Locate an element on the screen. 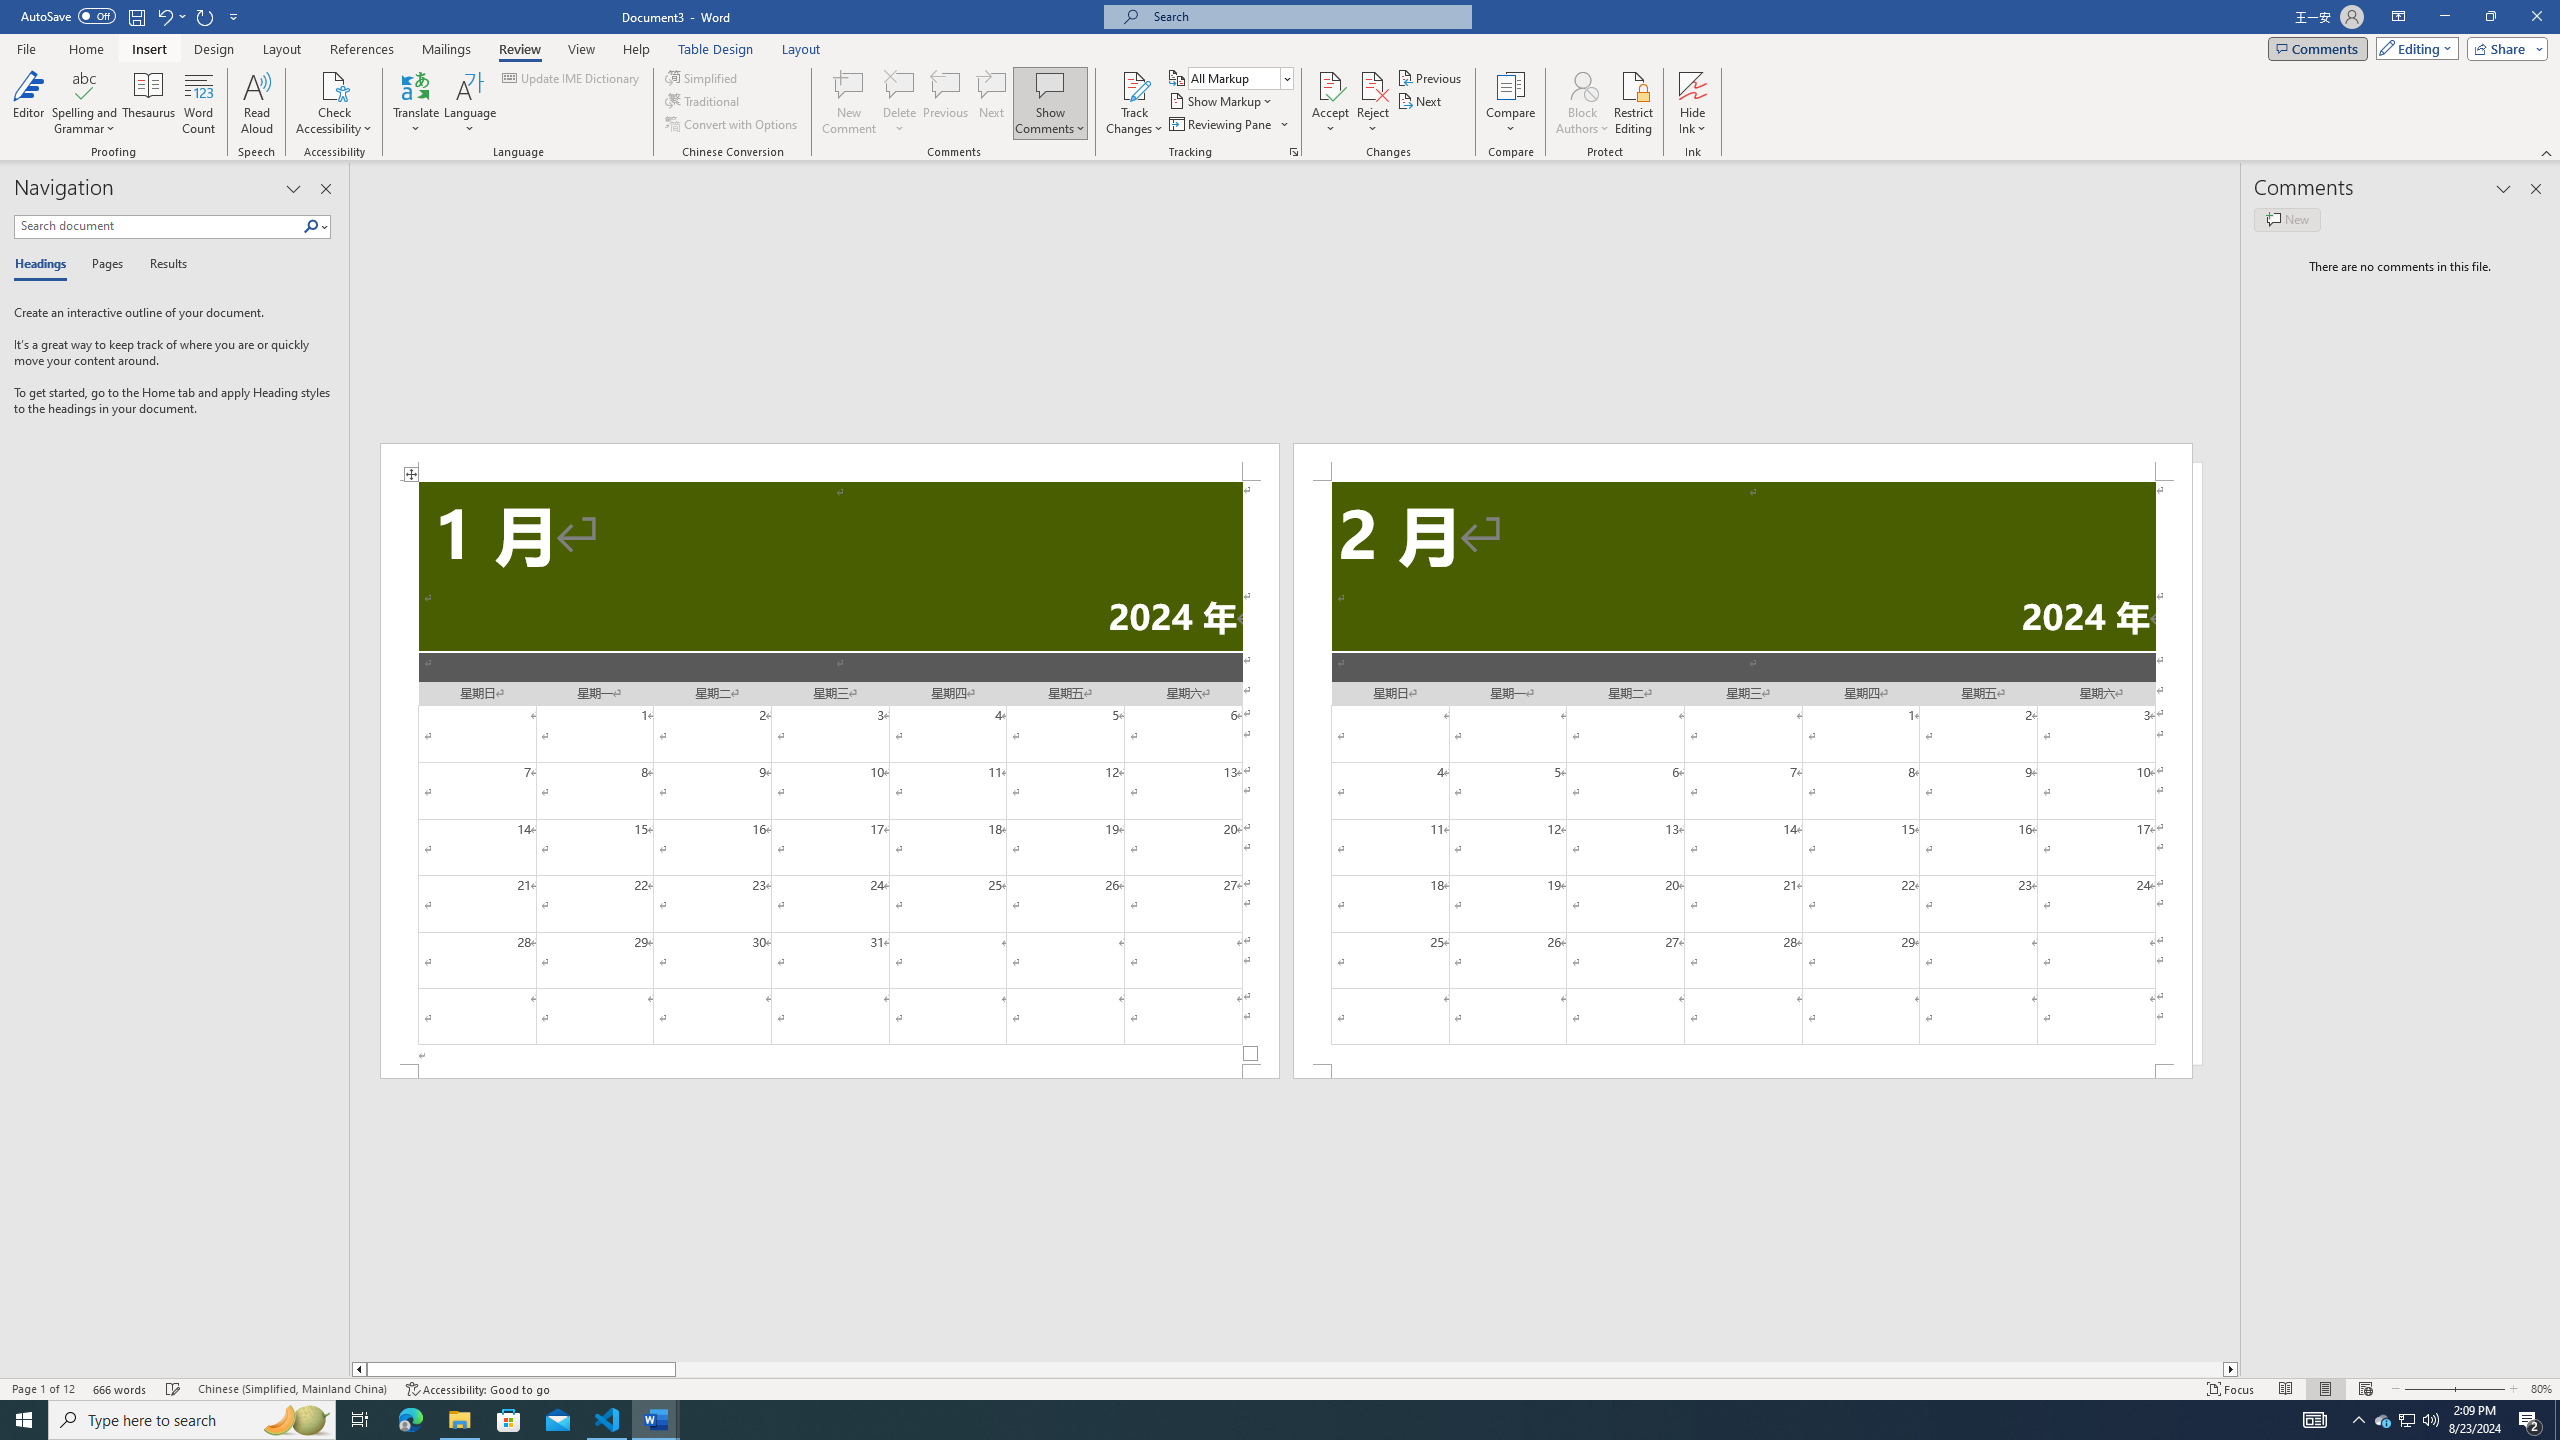 The width and height of the screenshot is (2560, 1440). 'Spelling and Grammar' is located at coordinates (85, 84).